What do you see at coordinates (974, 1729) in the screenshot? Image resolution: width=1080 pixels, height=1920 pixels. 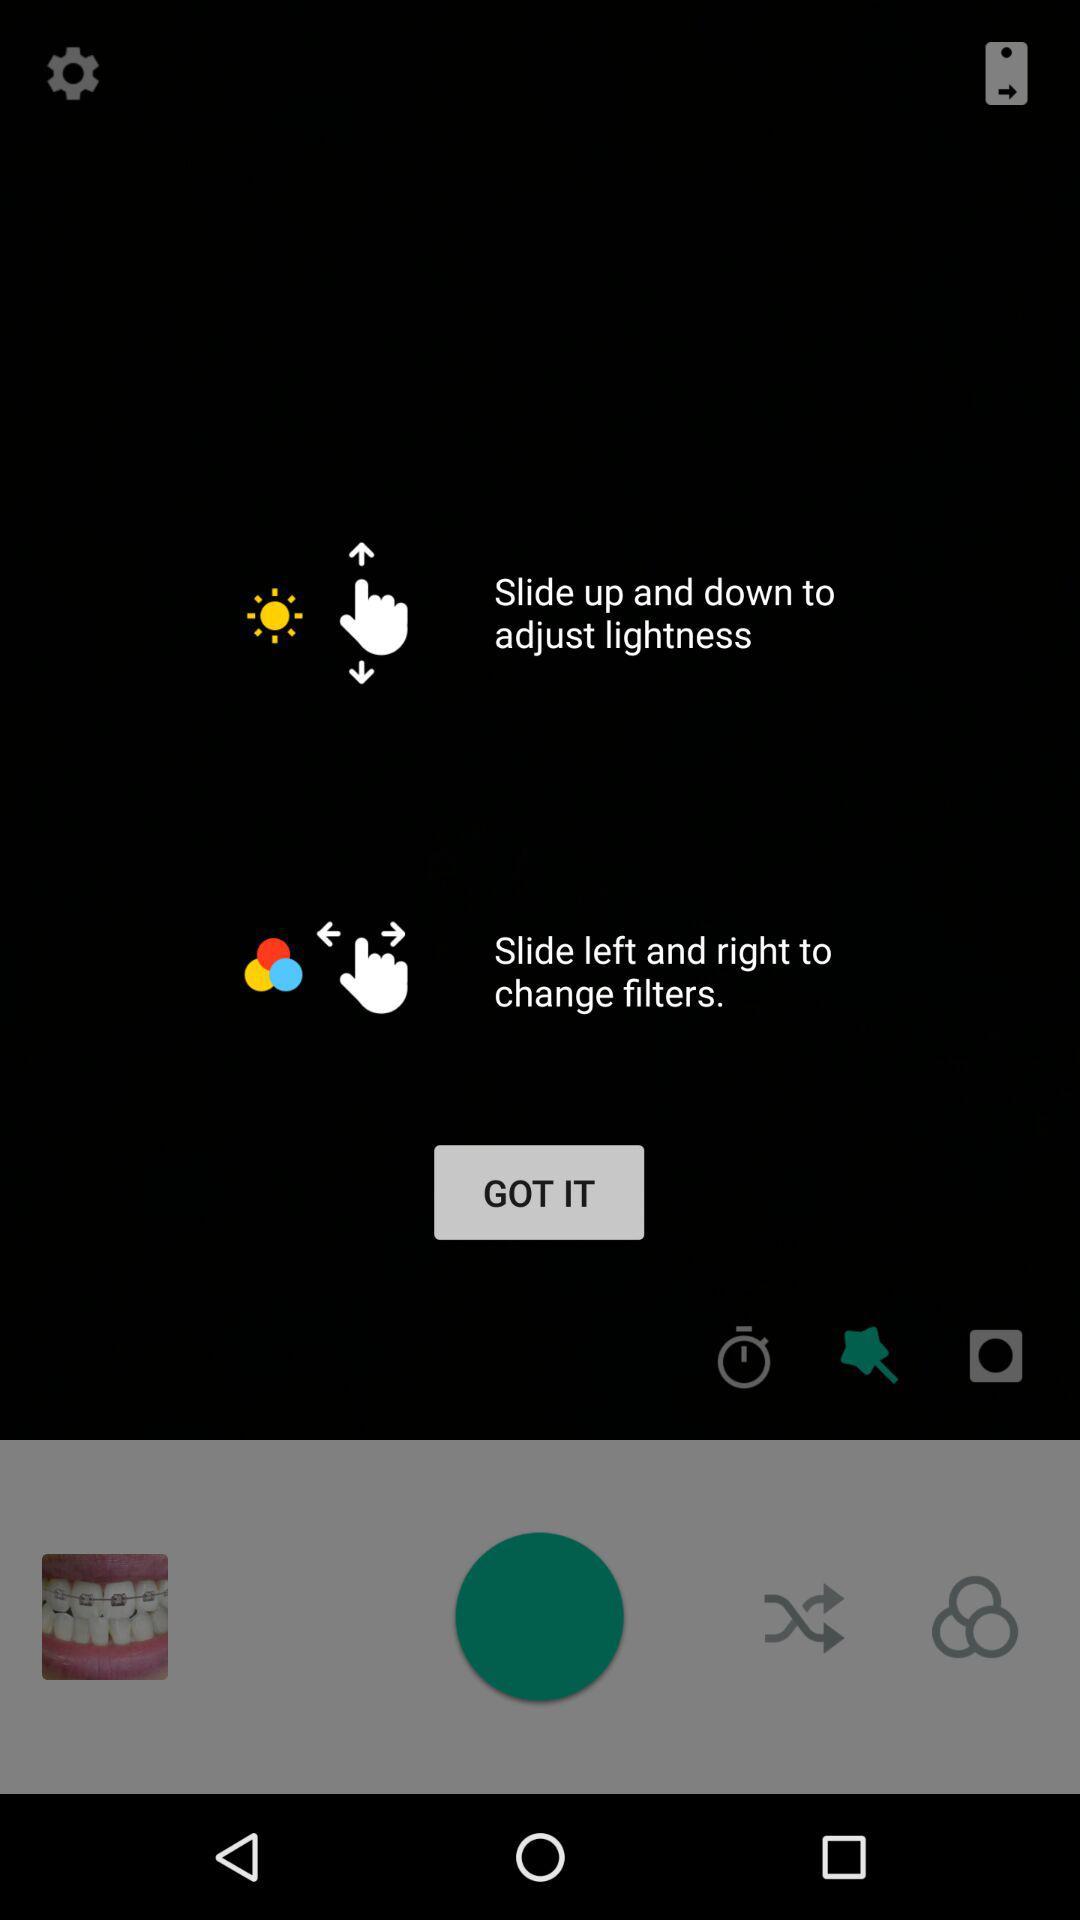 I see `the avatar icon` at bounding box center [974, 1729].